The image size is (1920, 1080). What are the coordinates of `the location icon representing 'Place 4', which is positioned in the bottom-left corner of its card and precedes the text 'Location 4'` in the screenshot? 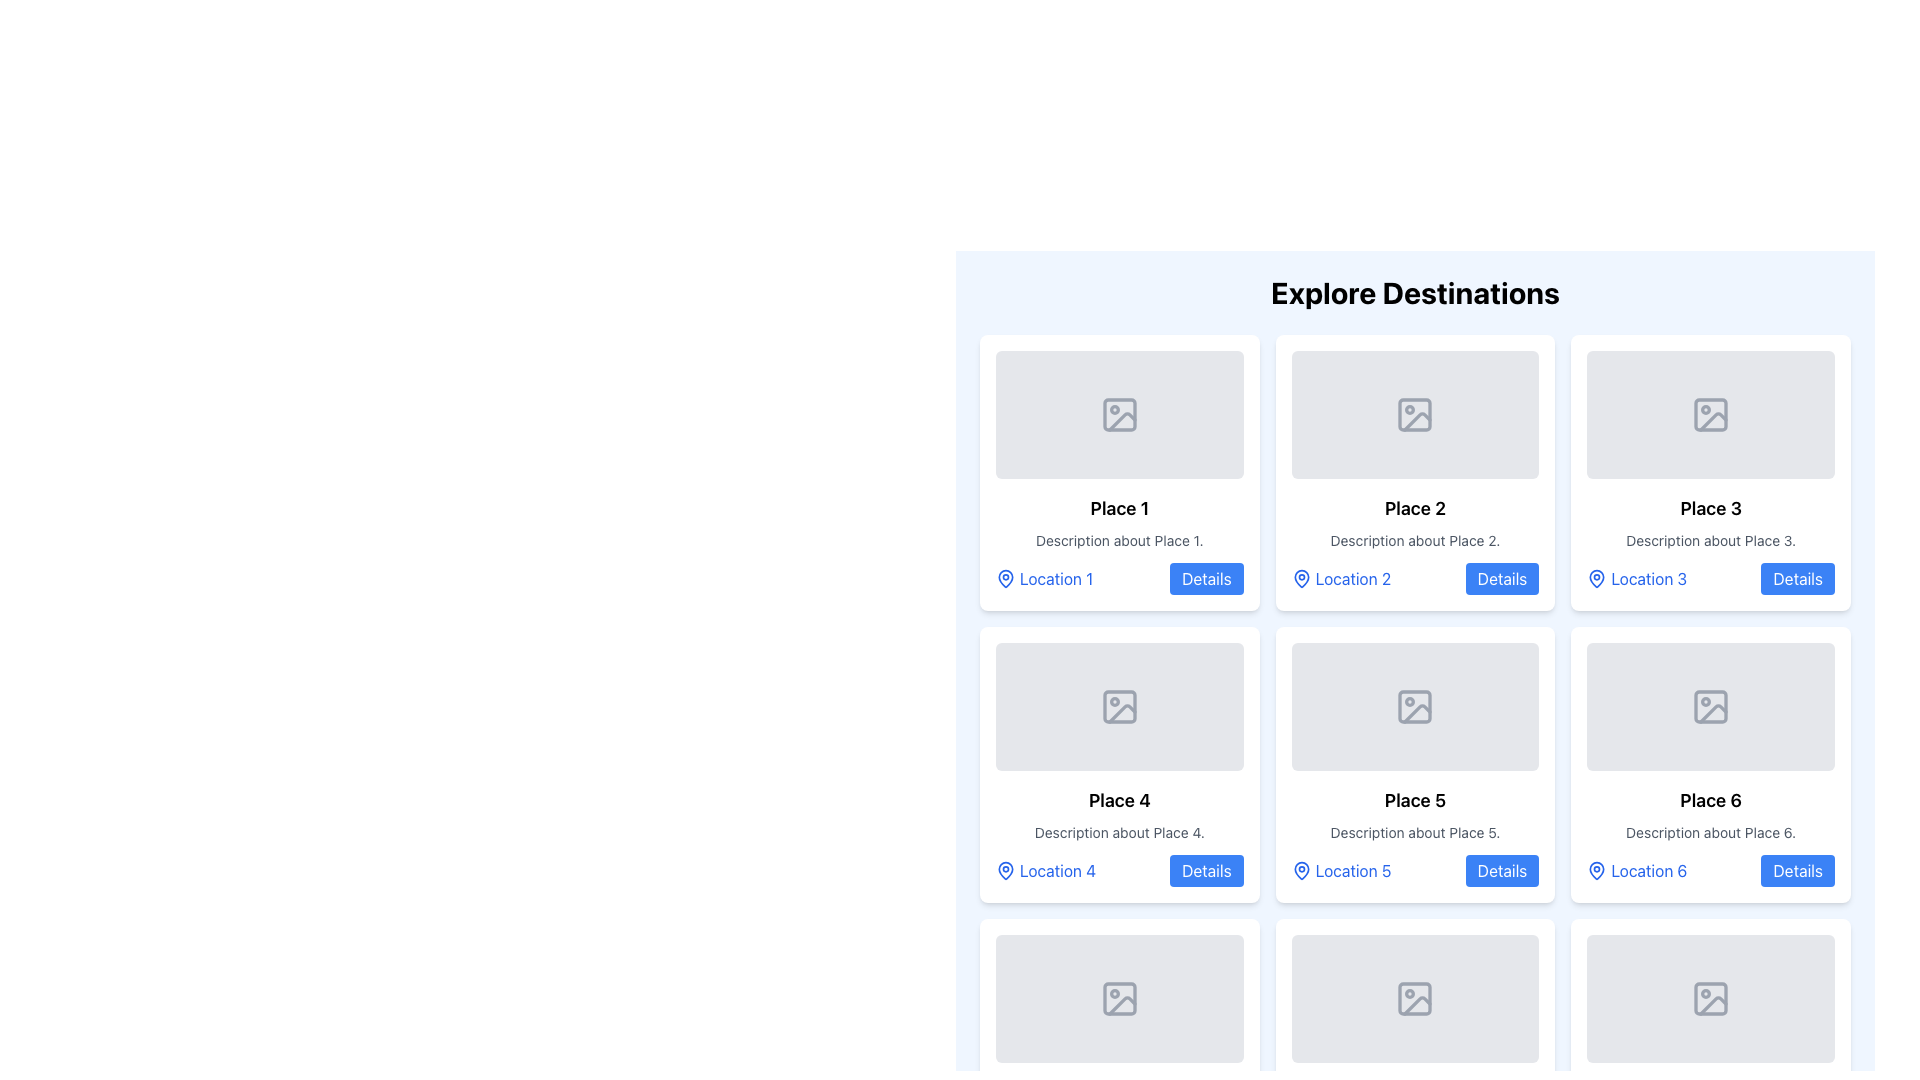 It's located at (1006, 870).